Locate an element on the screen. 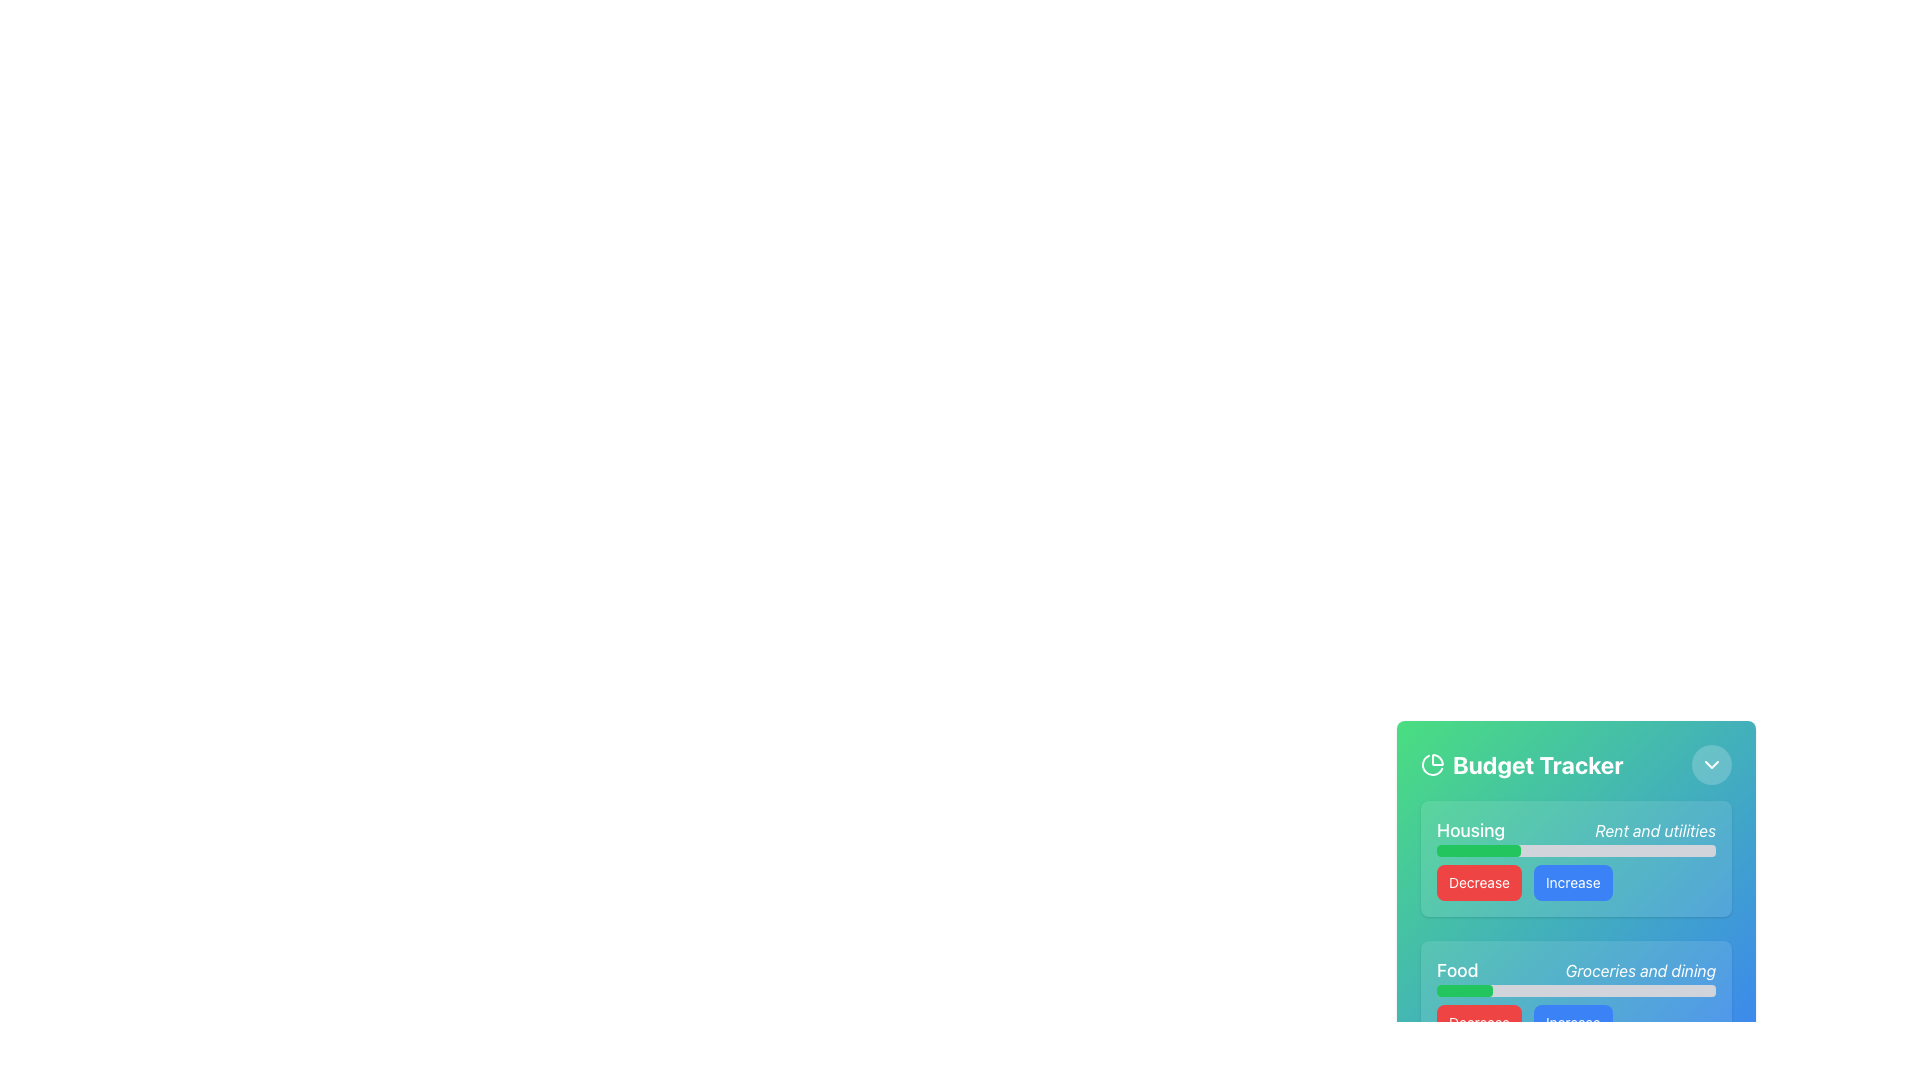  the horizontal progress bar located below the 'Housing' header, which has a light gray background and a green segment covering about 30% of its length is located at coordinates (1575, 851).